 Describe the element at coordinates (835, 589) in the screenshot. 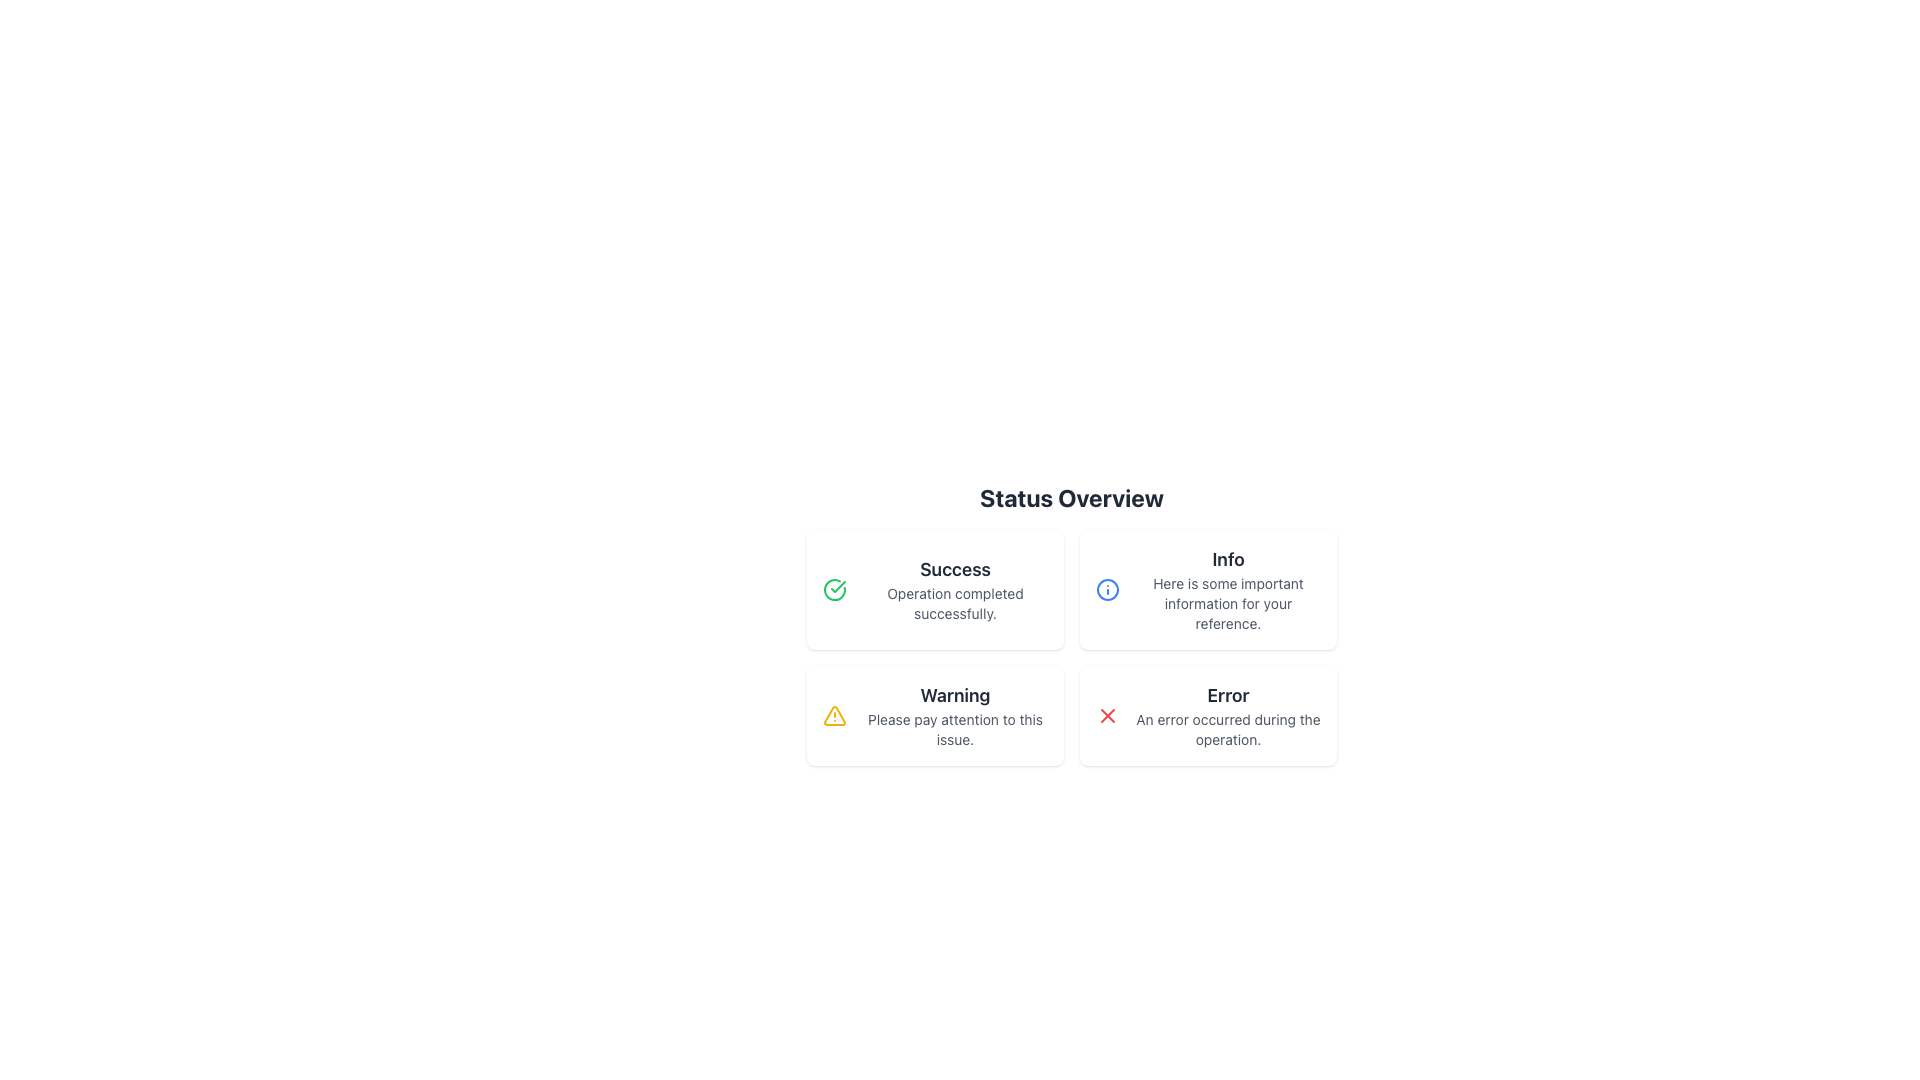

I see `the green outlined circle Icon with a checkmark inside, located to the left of the 'Success' status message in the top-left group of the status overview grid` at that location.